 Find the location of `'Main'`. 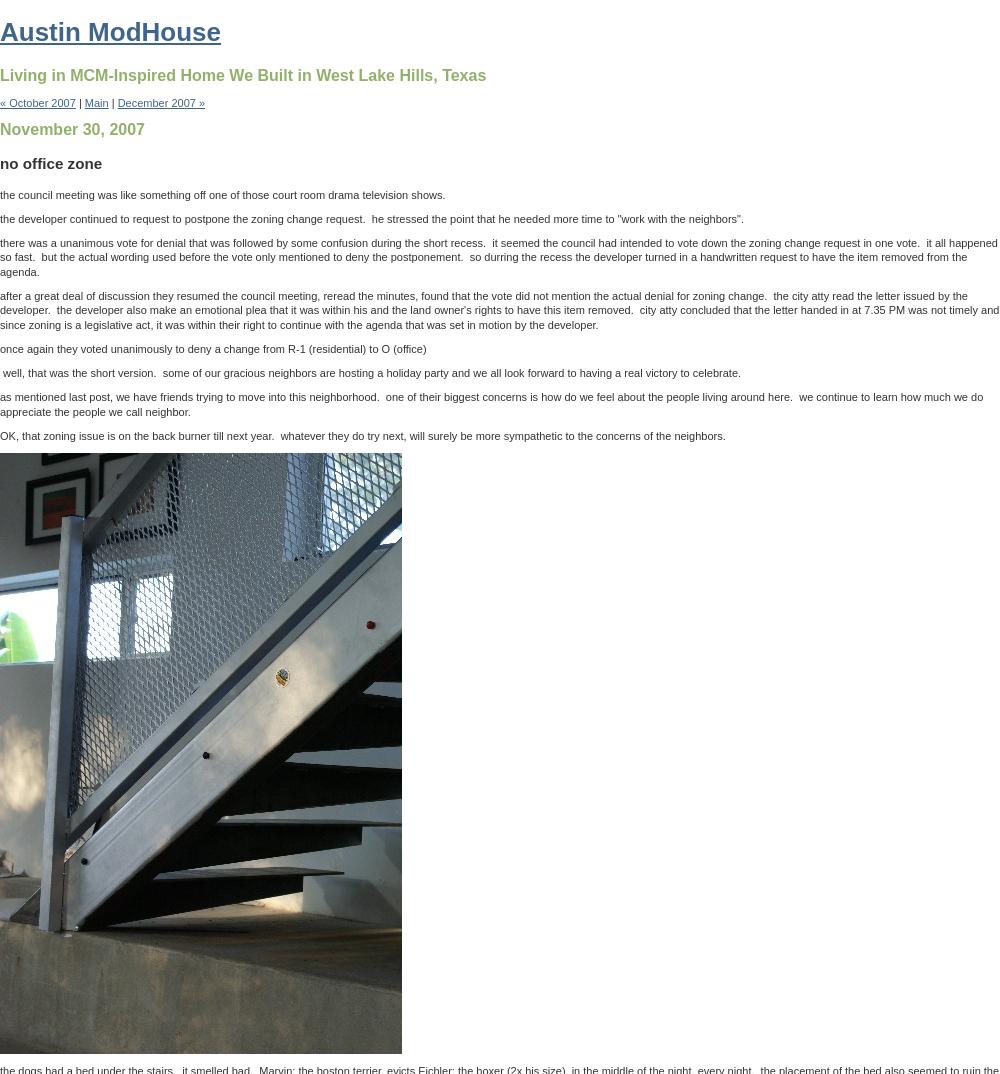

'Main' is located at coordinates (95, 102).